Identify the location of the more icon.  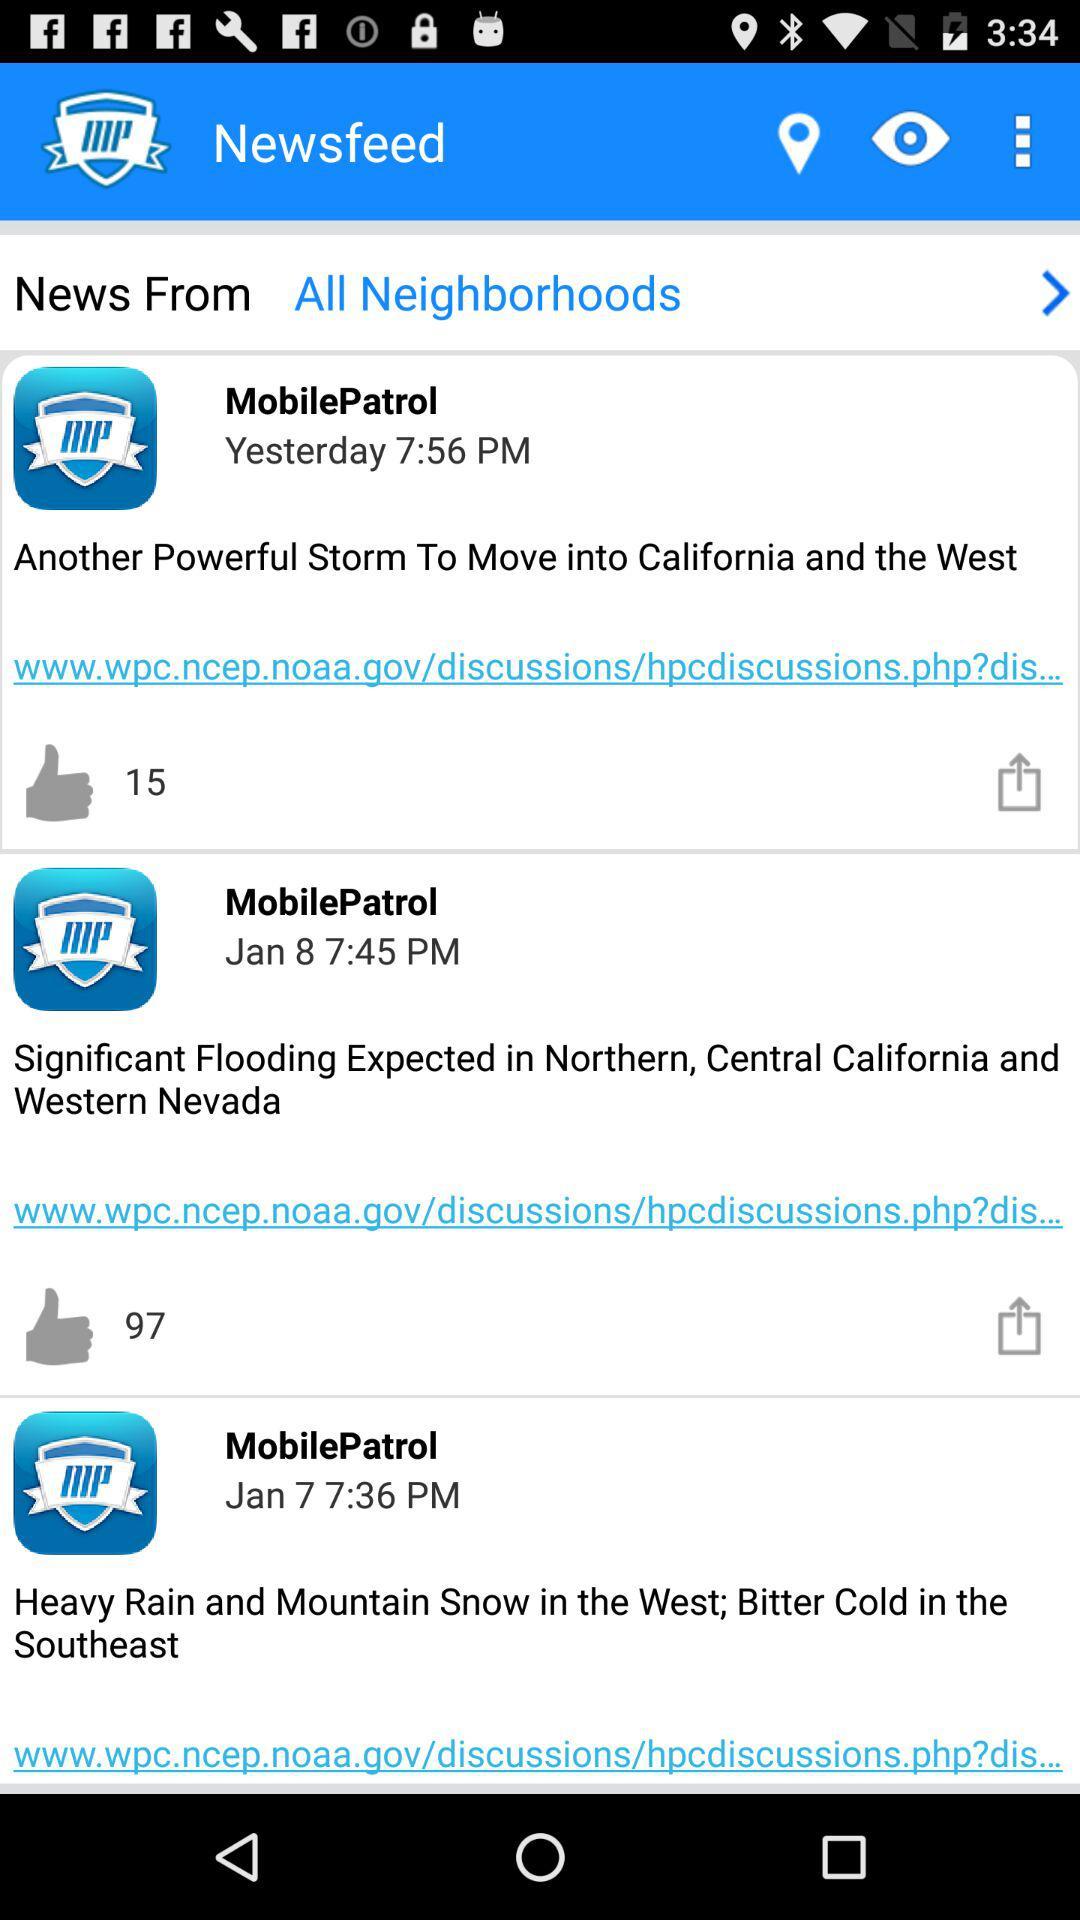
(1017, 150).